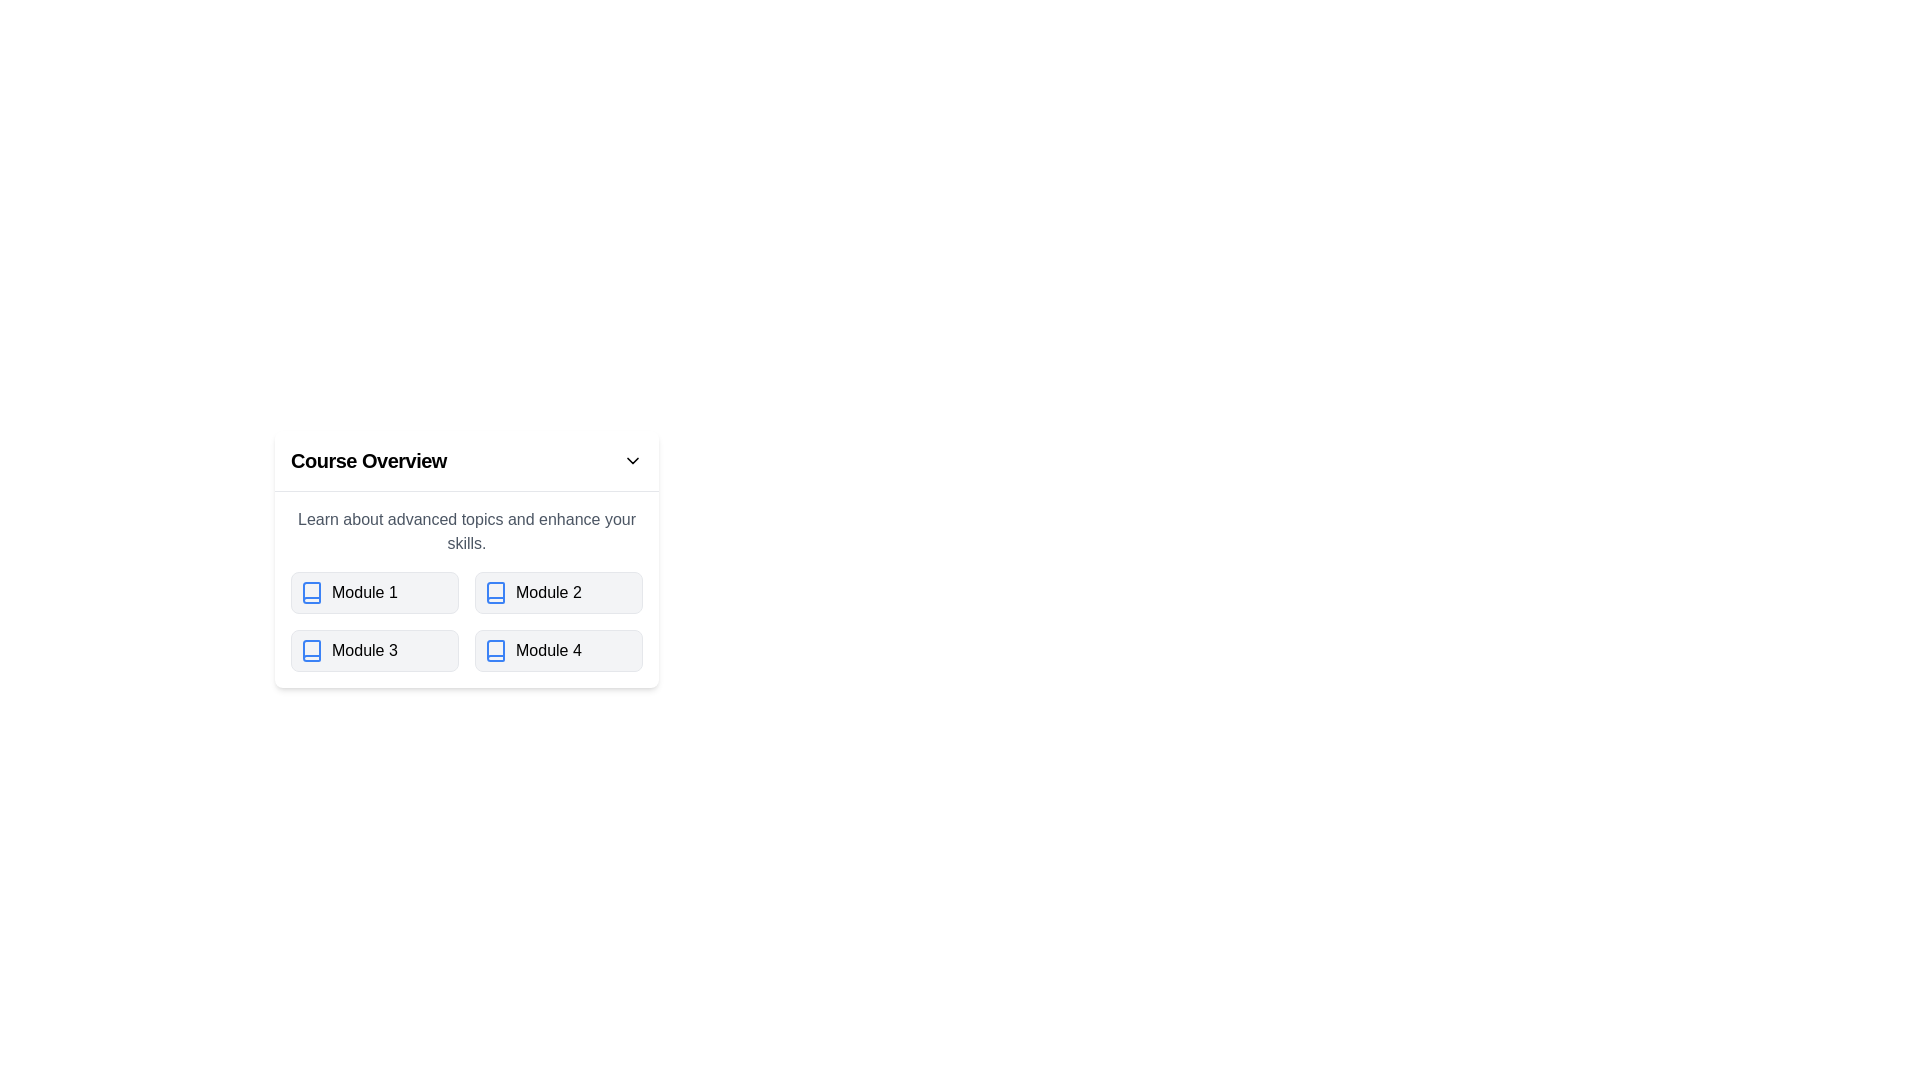 The width and height of the screenshot is (1920, 1080). Describe the element at coordinates (374, 592) in the screenshot. I see `the 'Module 1' button, which is a rectangular button with a light gray background and an open book icon` at that location.